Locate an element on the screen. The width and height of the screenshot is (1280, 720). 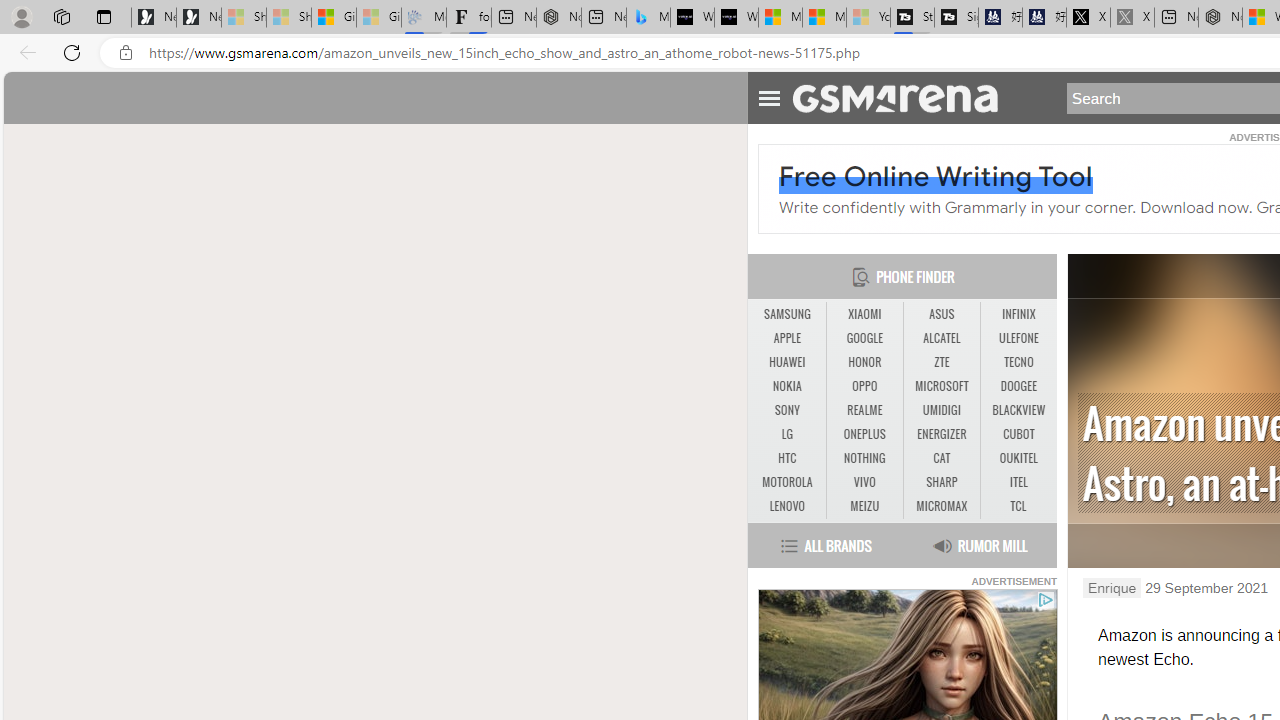
'SHARP' is located at coordinates (940, 482).